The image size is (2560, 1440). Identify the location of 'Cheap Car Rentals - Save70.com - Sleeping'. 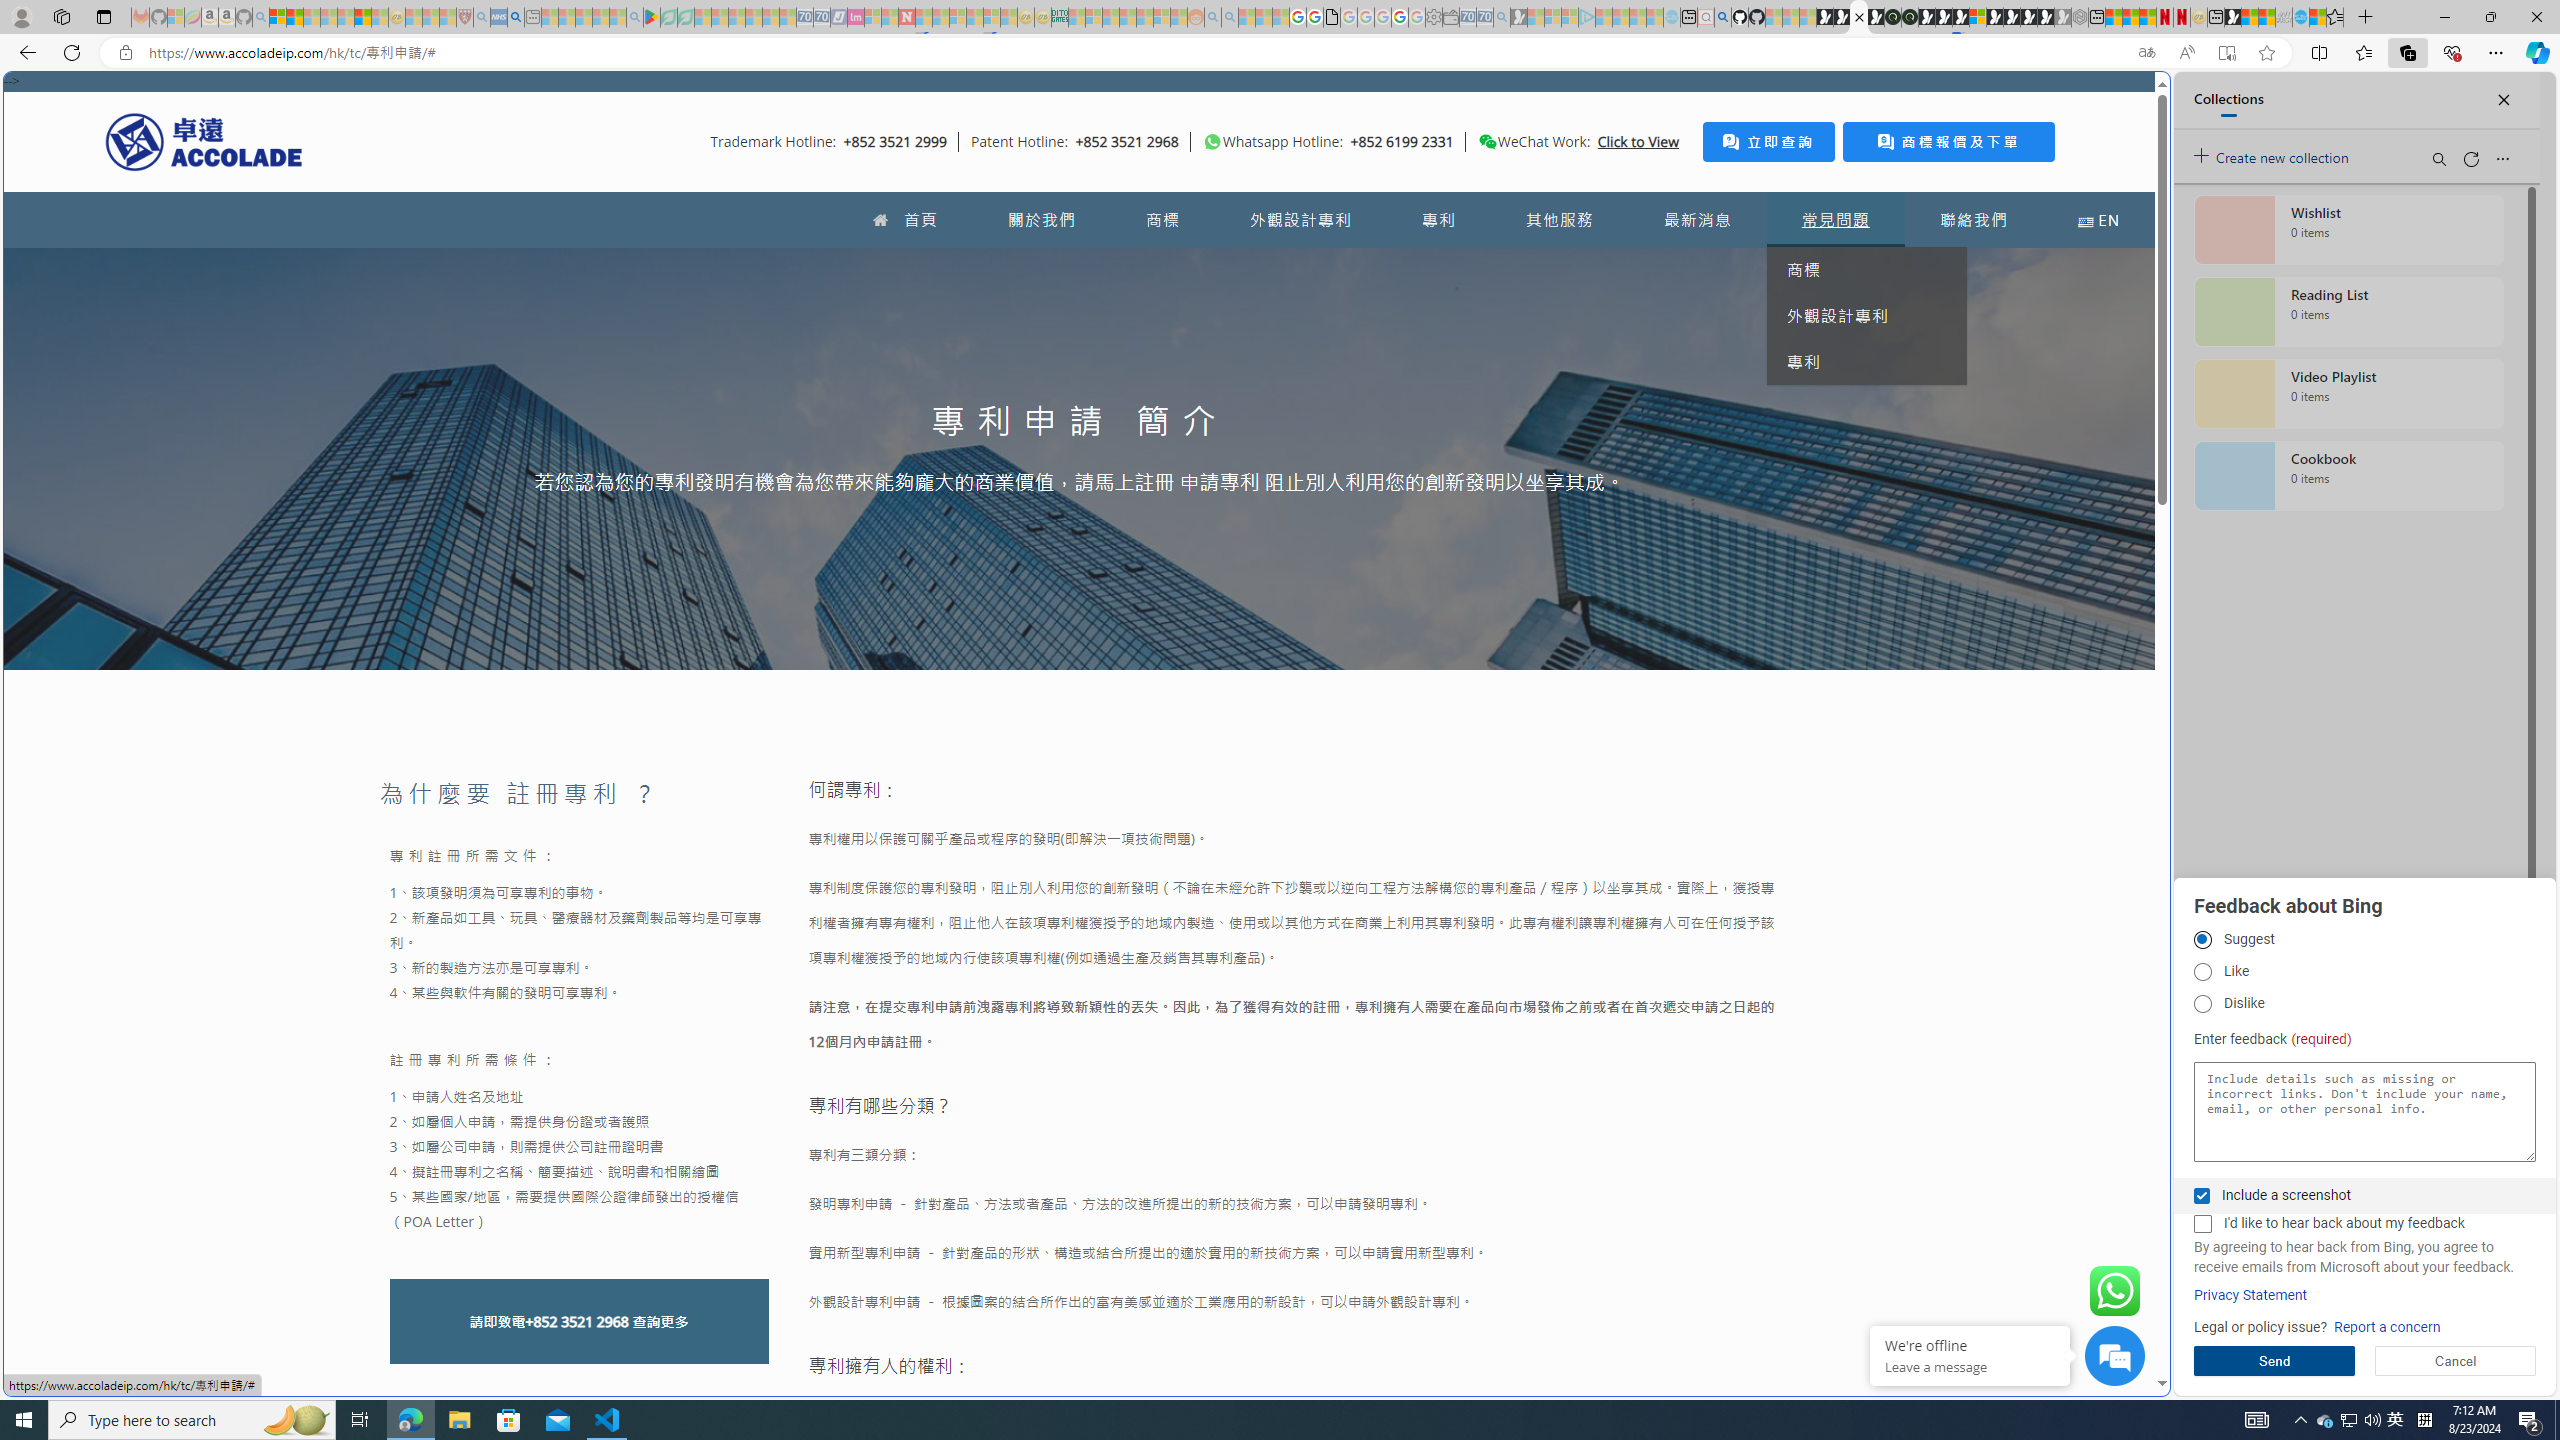
(1483, 16).